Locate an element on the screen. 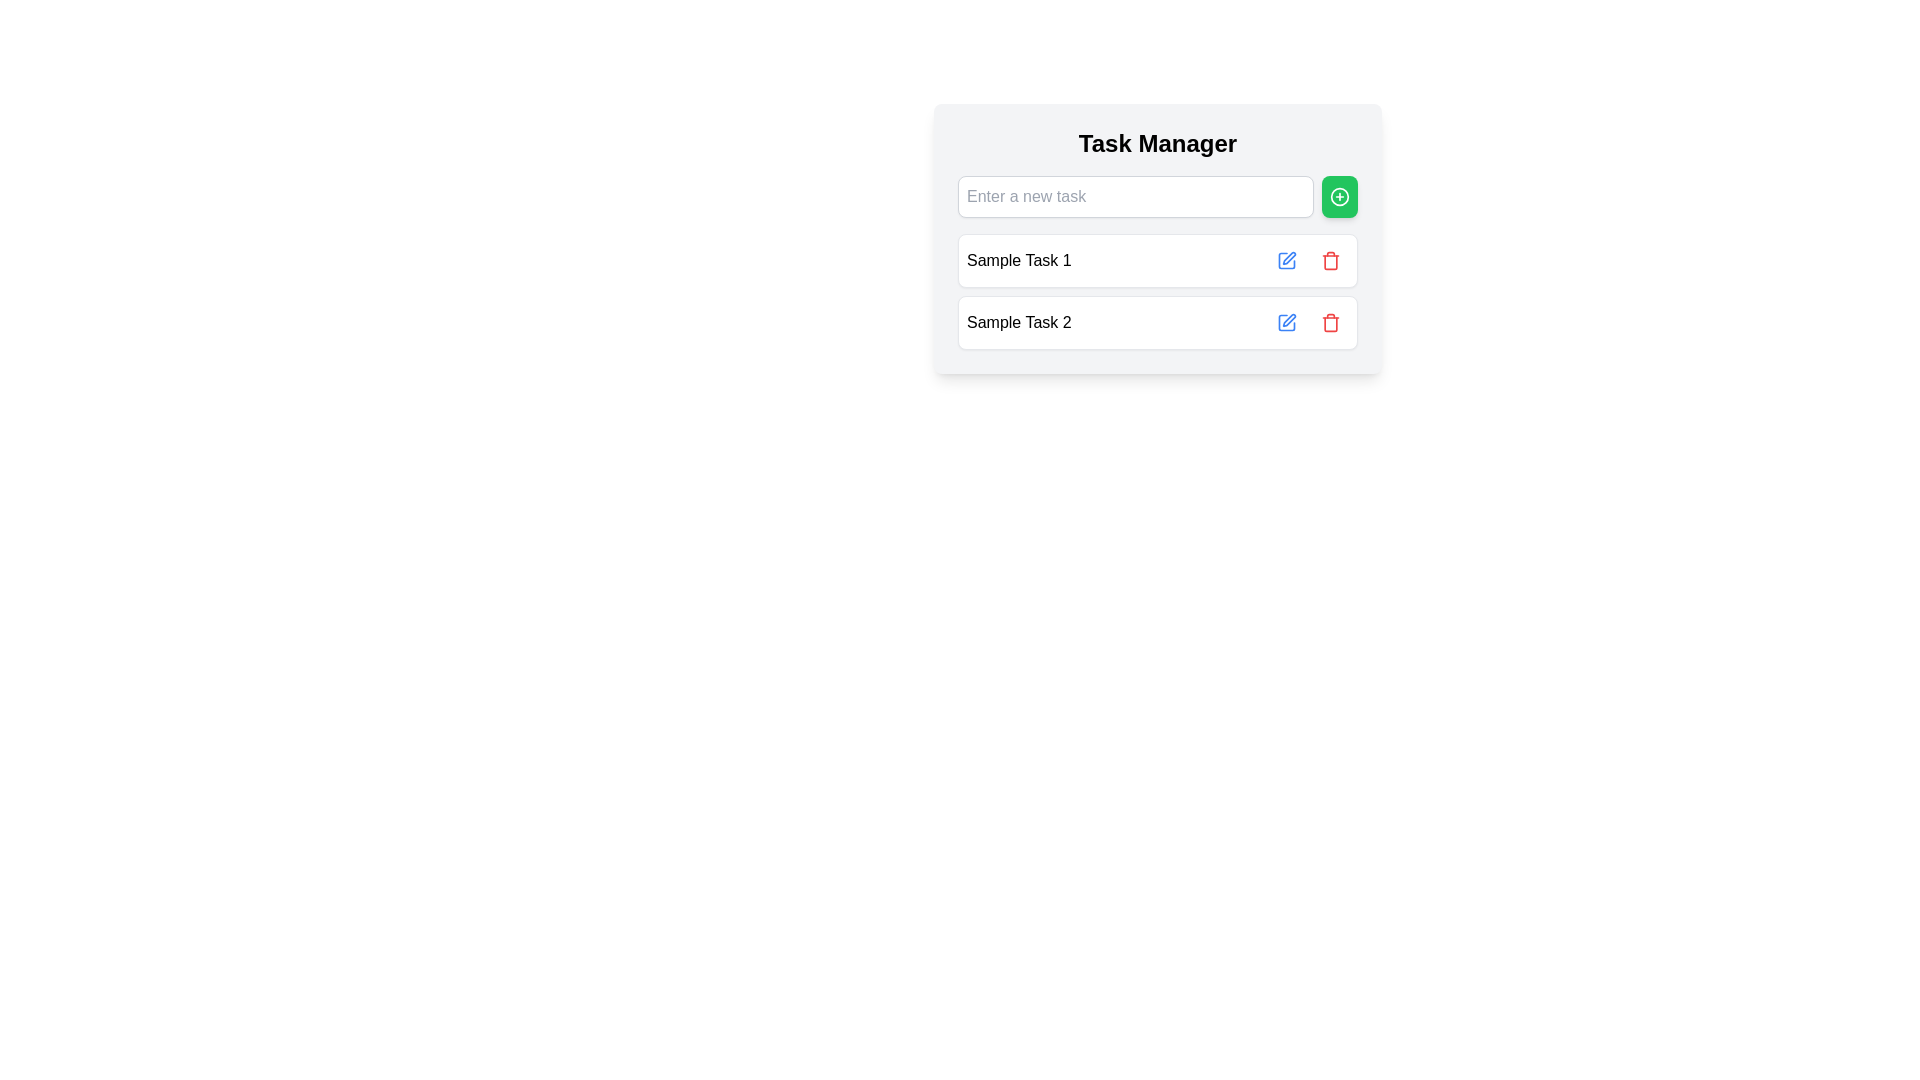 The image size is (1920, 1080). the Icon button located in the second task item row, immediately to the right of 'Sample Task 2' and to the left of the delete button is located at coordinates (1289, 319).